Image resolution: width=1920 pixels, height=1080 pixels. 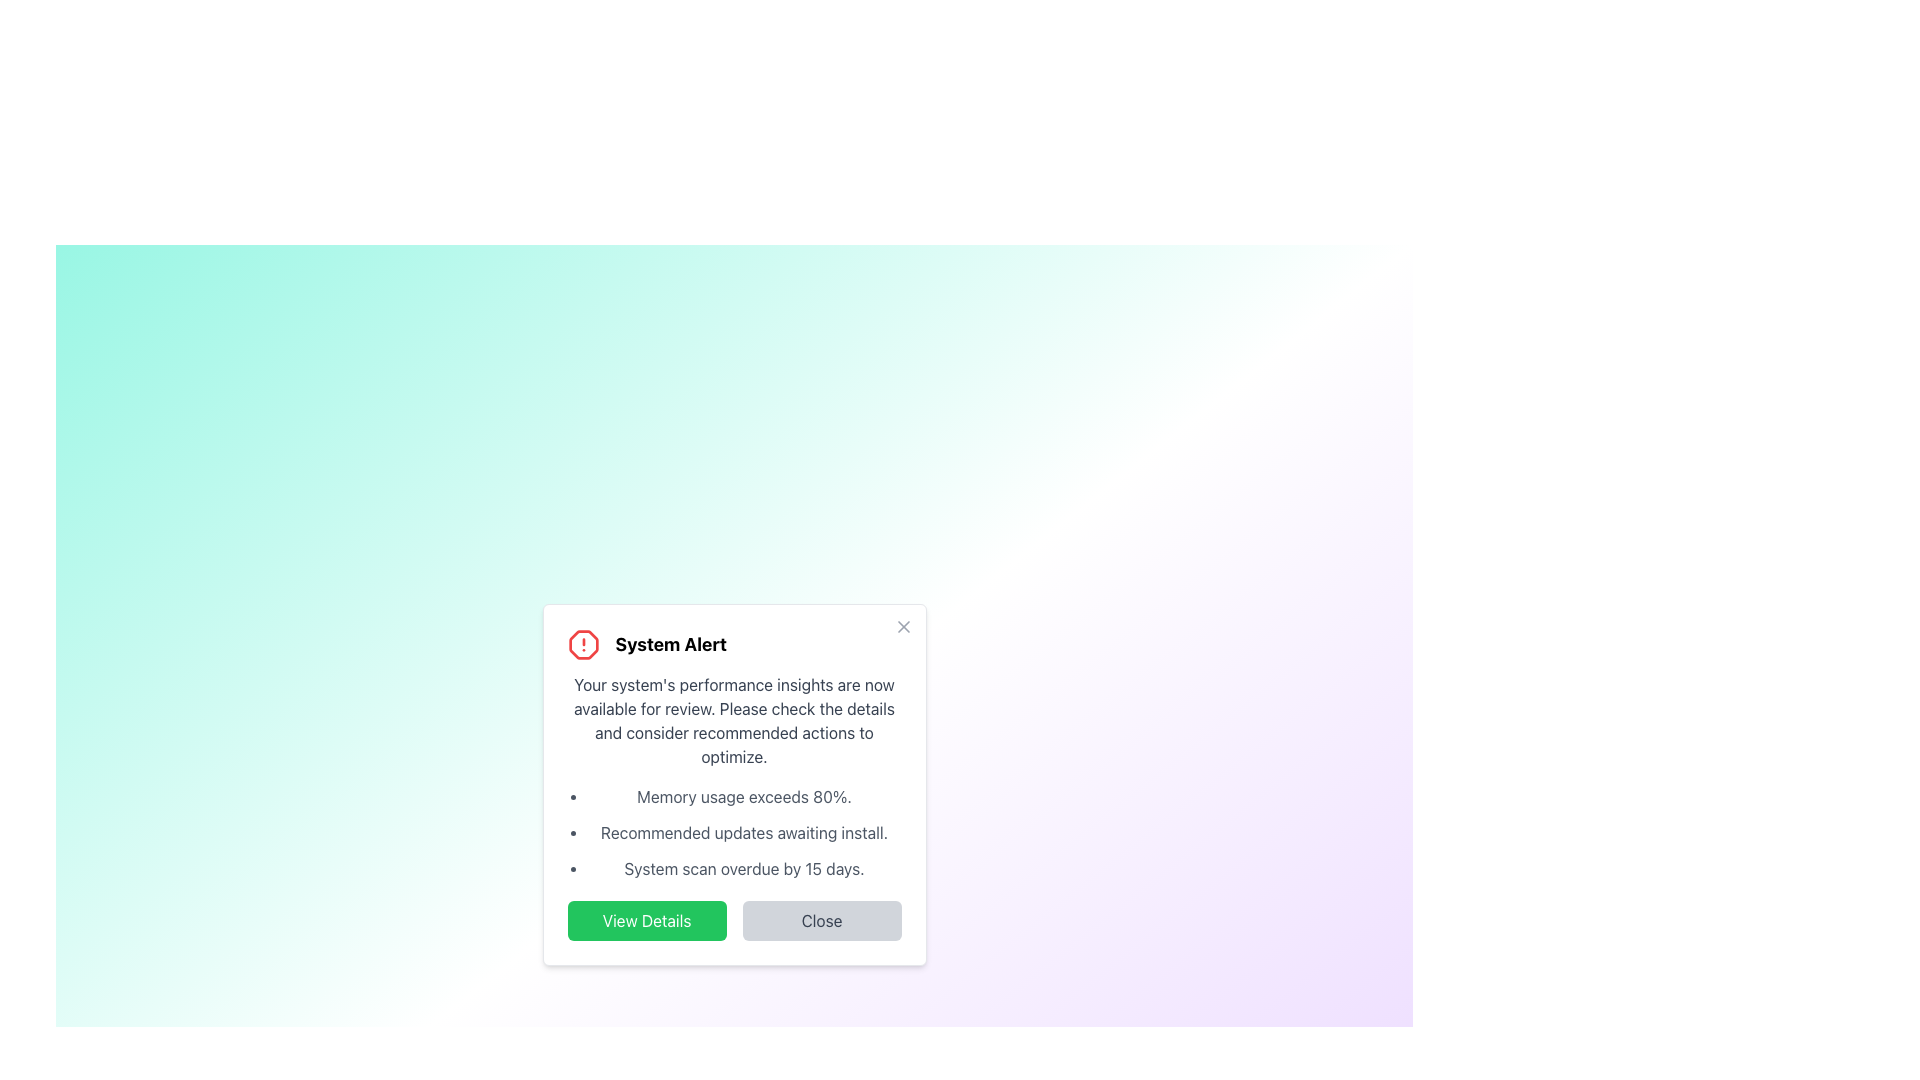 I want to click on the bulleted list component within the system alert box that includes items about memory usage, updates, and system scan overdue, so click(x=743, y=833).